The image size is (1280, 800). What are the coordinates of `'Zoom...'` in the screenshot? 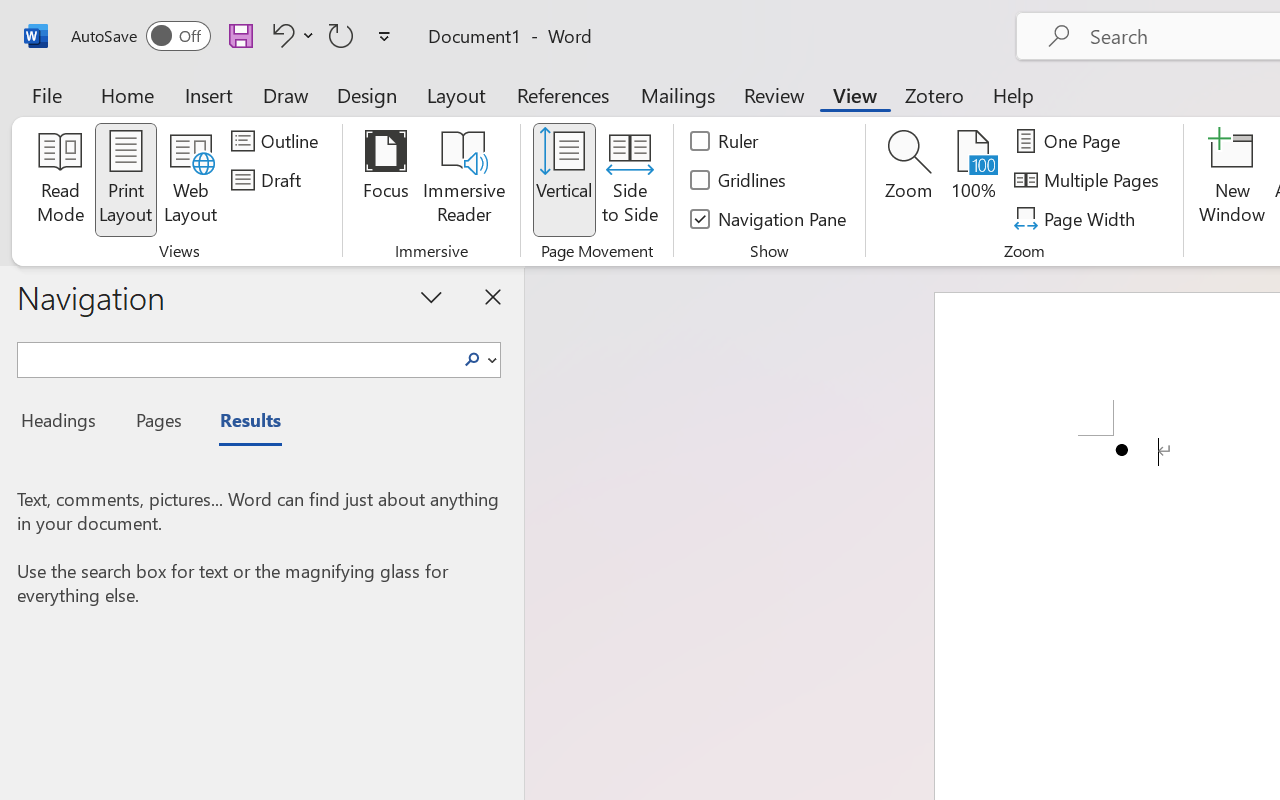 It's located at (907, 179).